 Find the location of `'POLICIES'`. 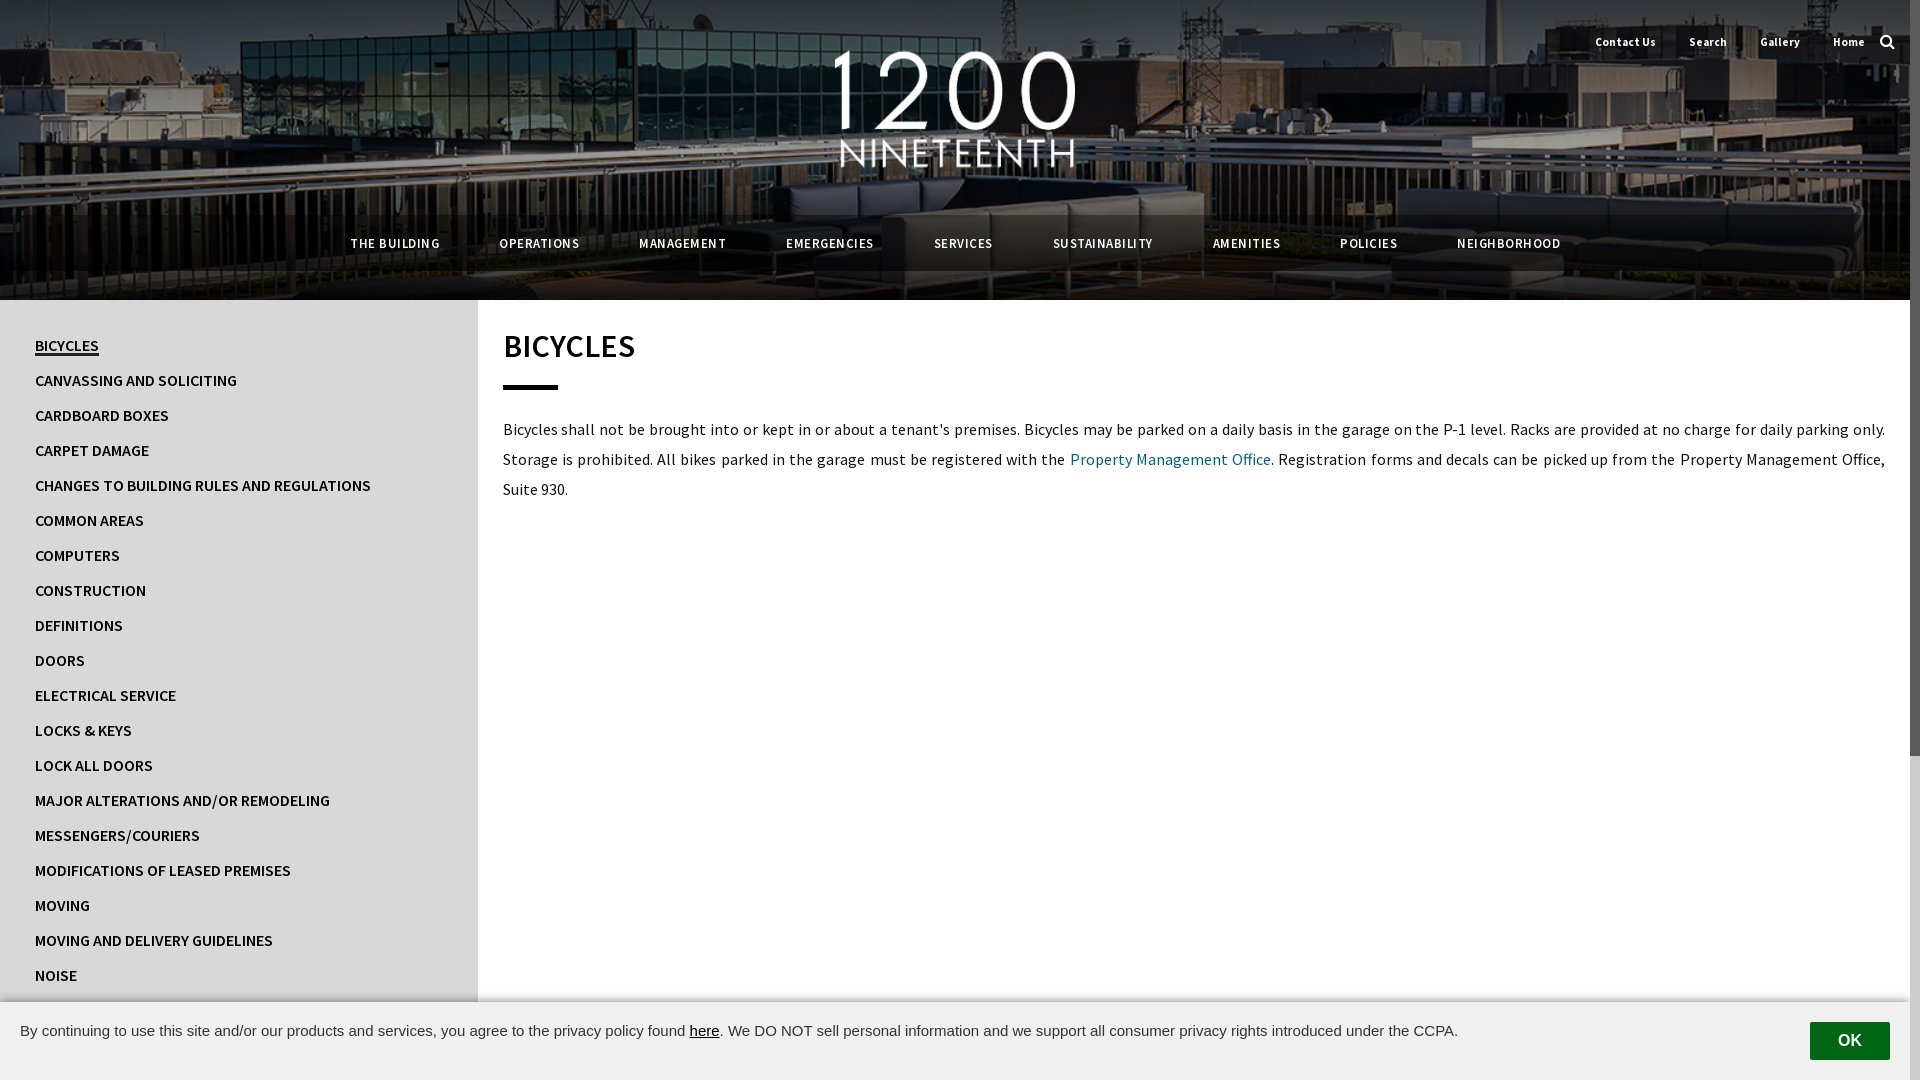

'POLICIES' is located at coordinates (1339, 242).